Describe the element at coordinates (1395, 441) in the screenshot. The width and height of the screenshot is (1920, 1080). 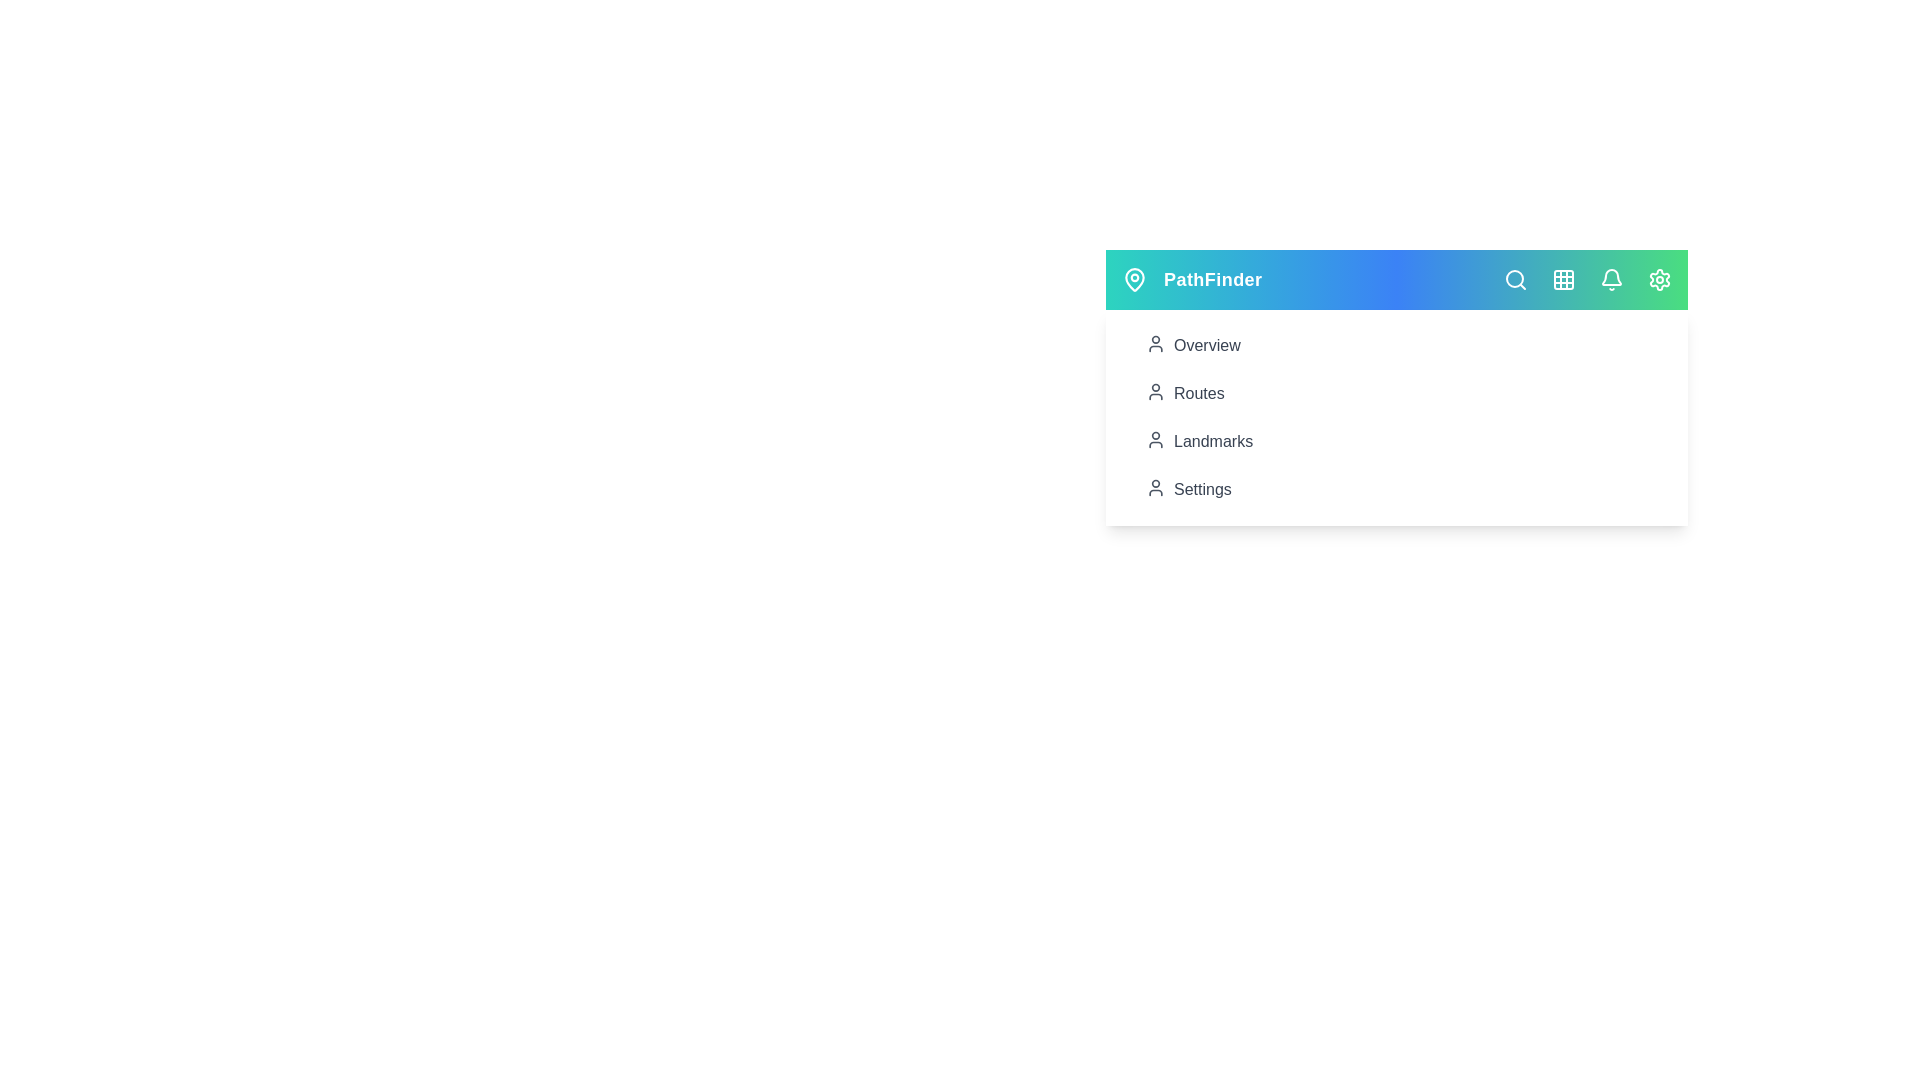
I see `the 'Landmarks' menu item to view landmarks` at that location.